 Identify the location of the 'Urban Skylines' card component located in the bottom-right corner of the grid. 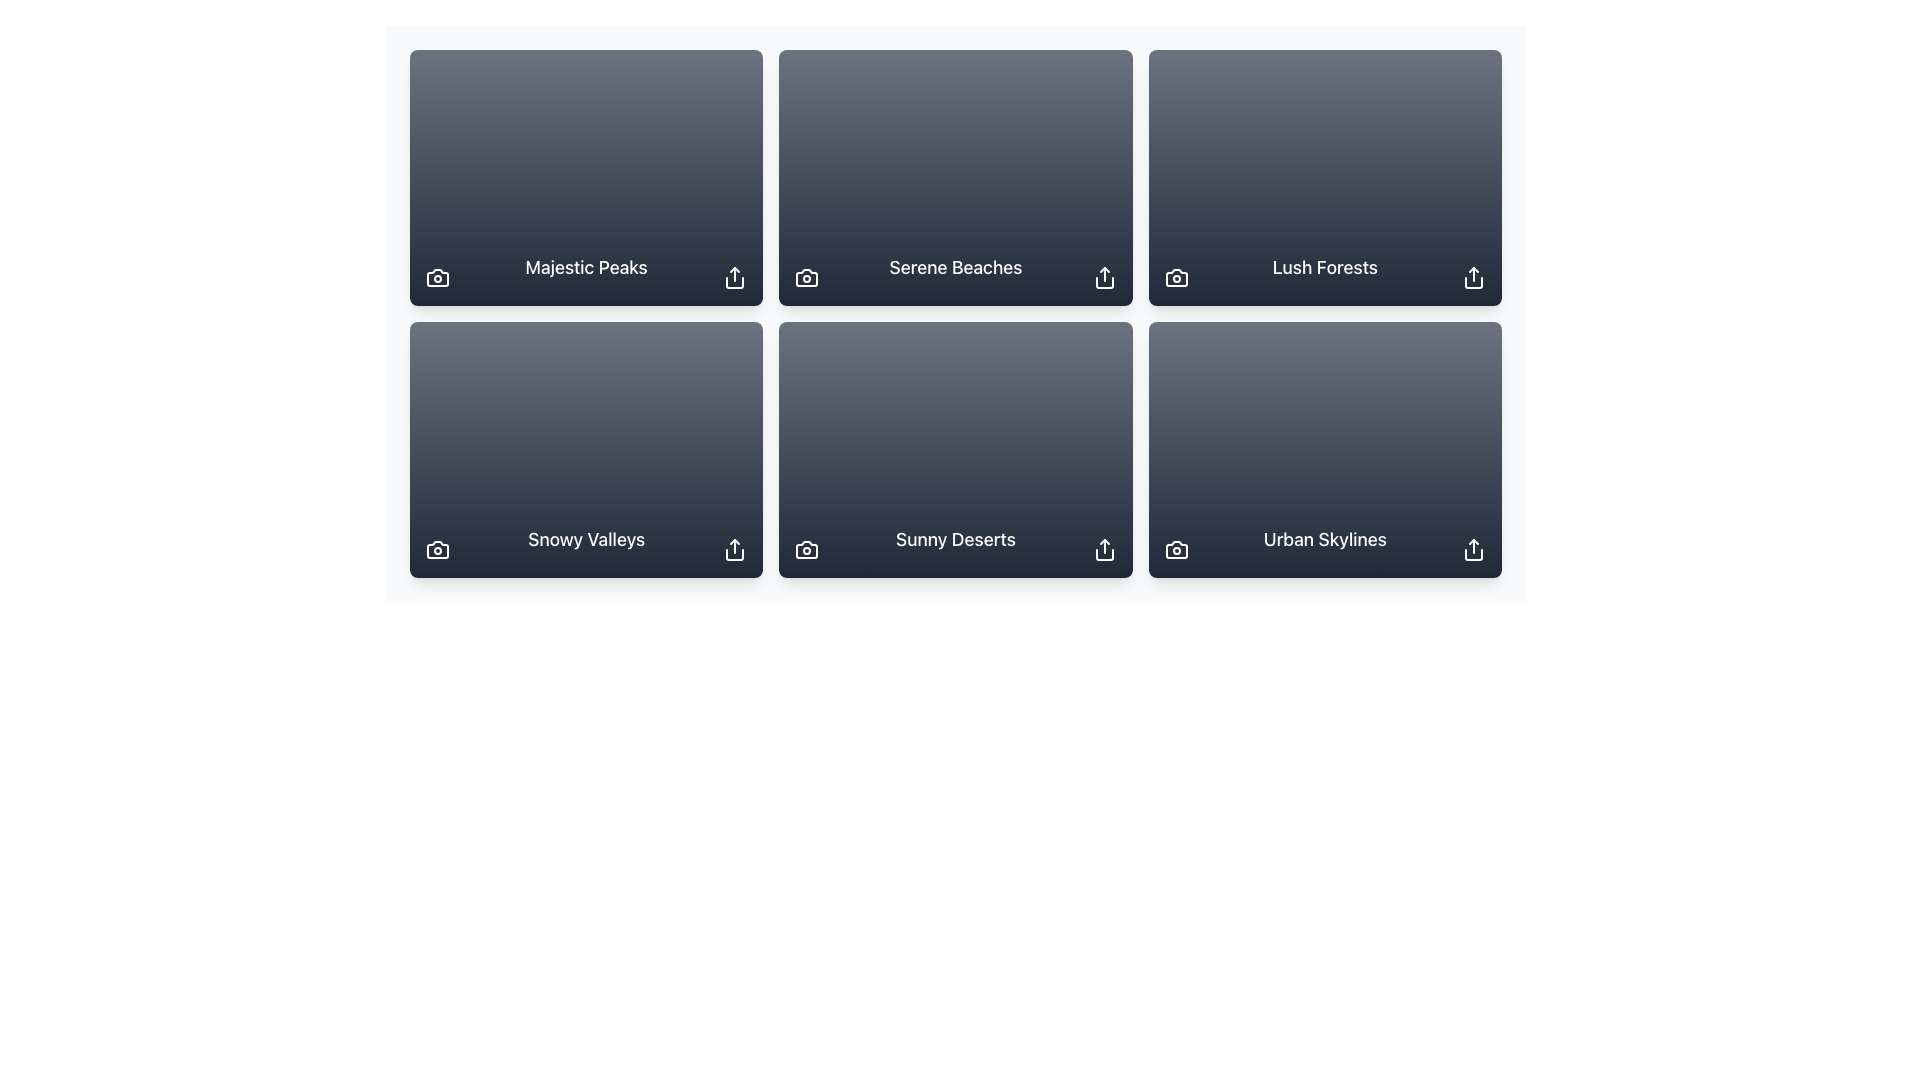
(1325, 450).